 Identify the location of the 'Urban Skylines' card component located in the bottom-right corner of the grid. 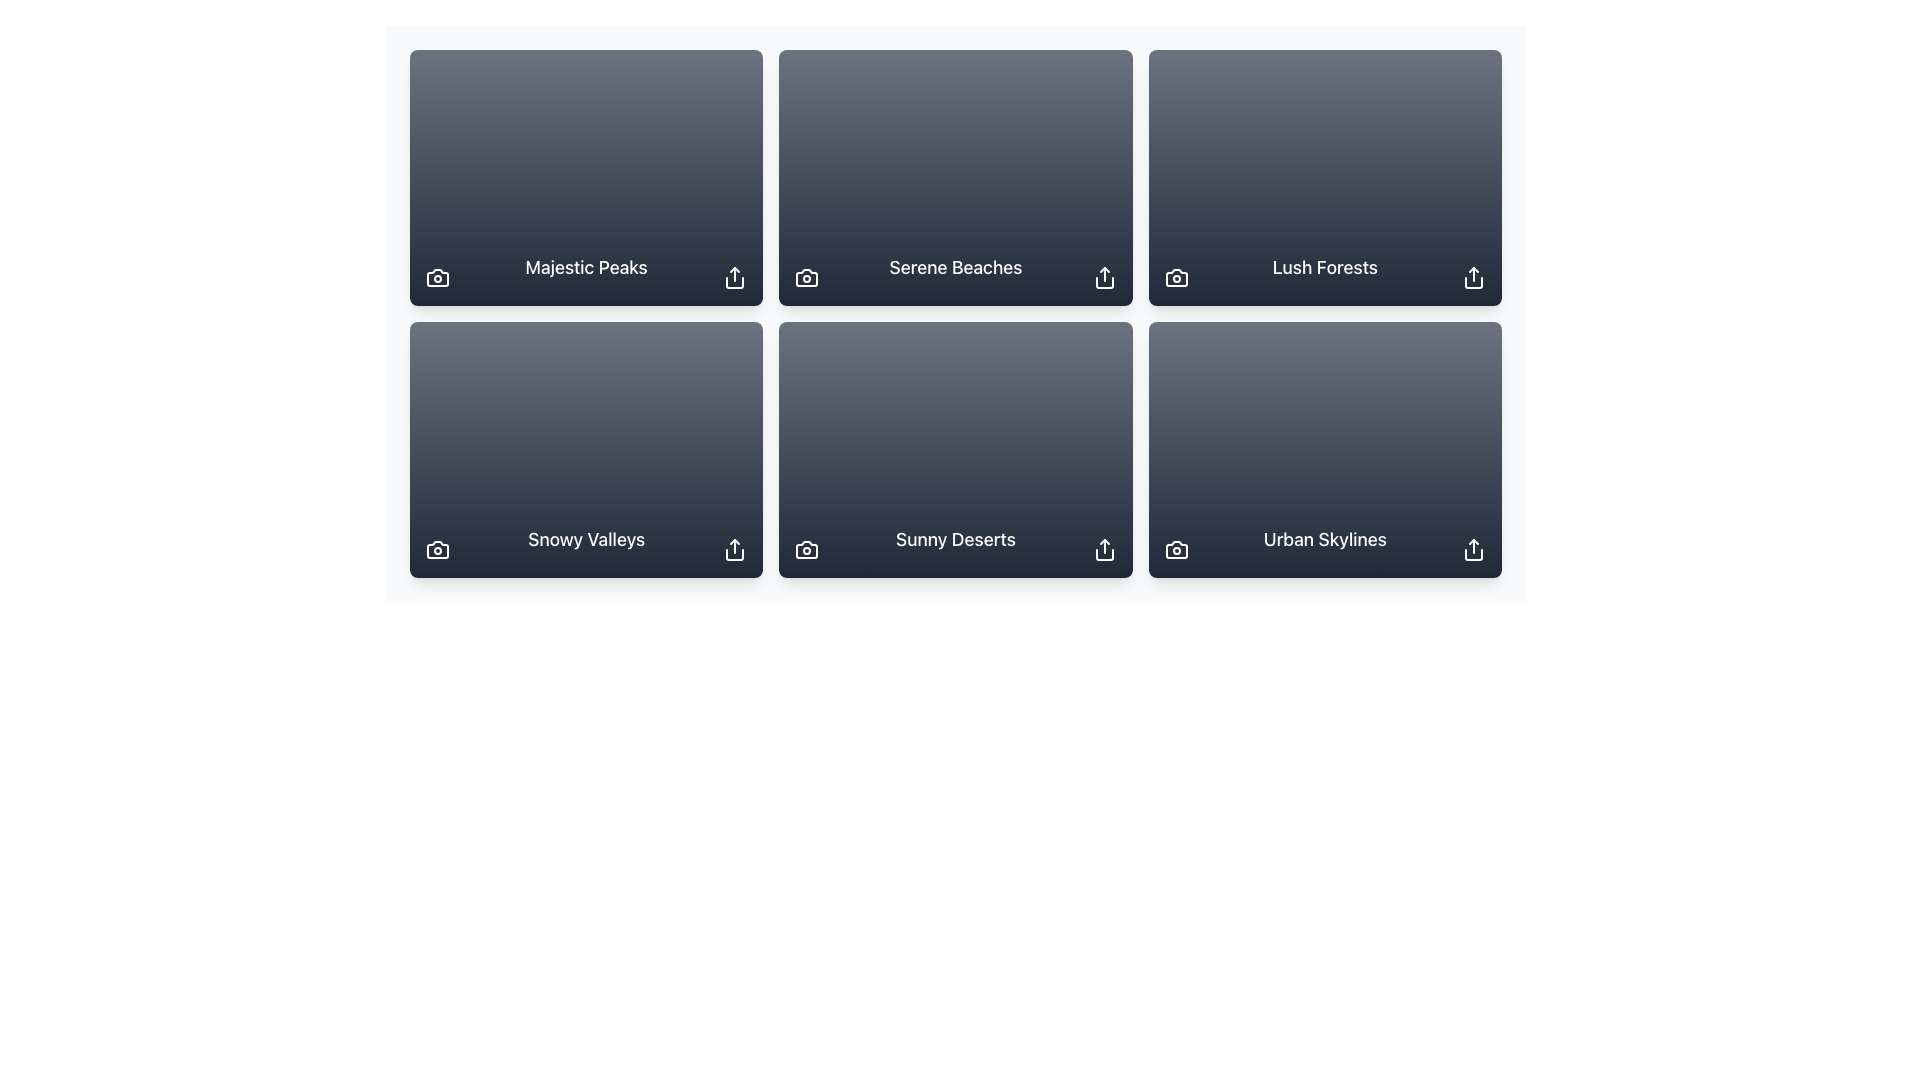
(1325, 450).